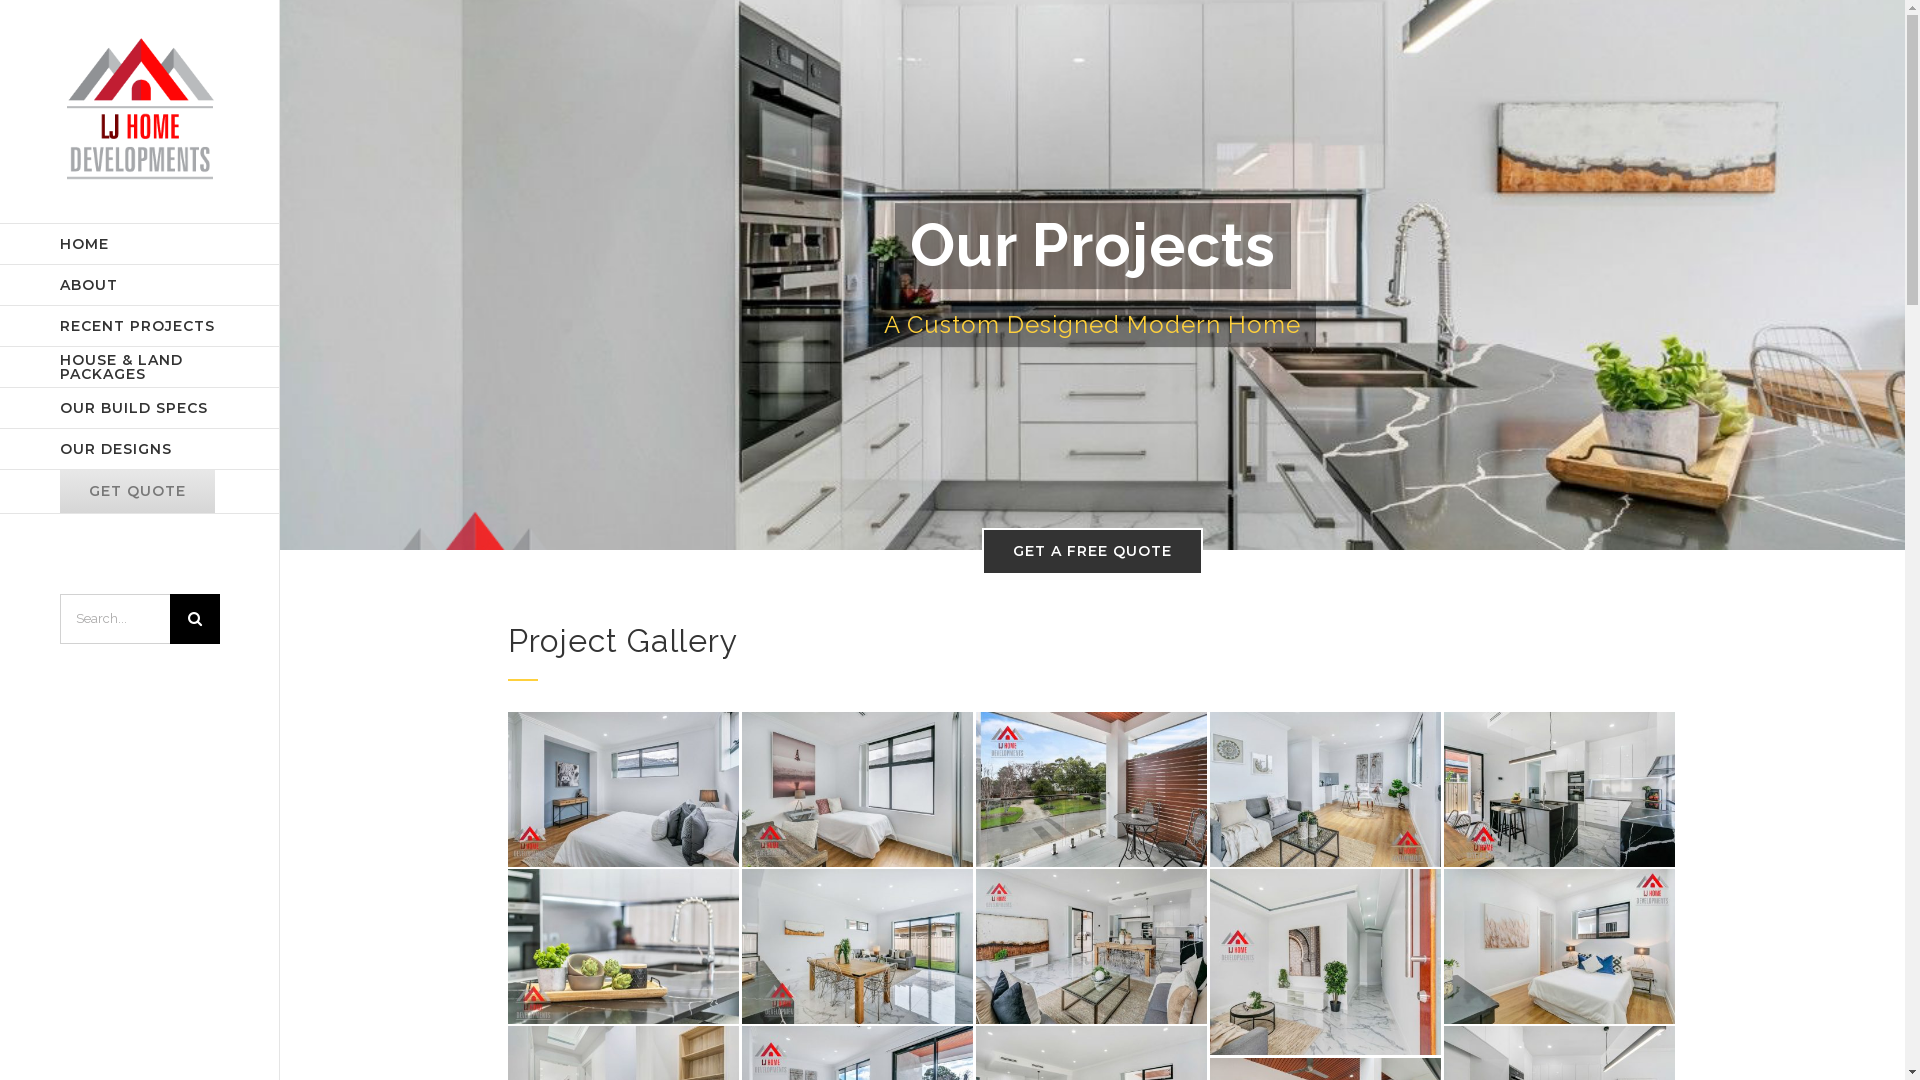  Describe the element at coordinates (508, 945) in the screenshot. I see `'5'` at that location.